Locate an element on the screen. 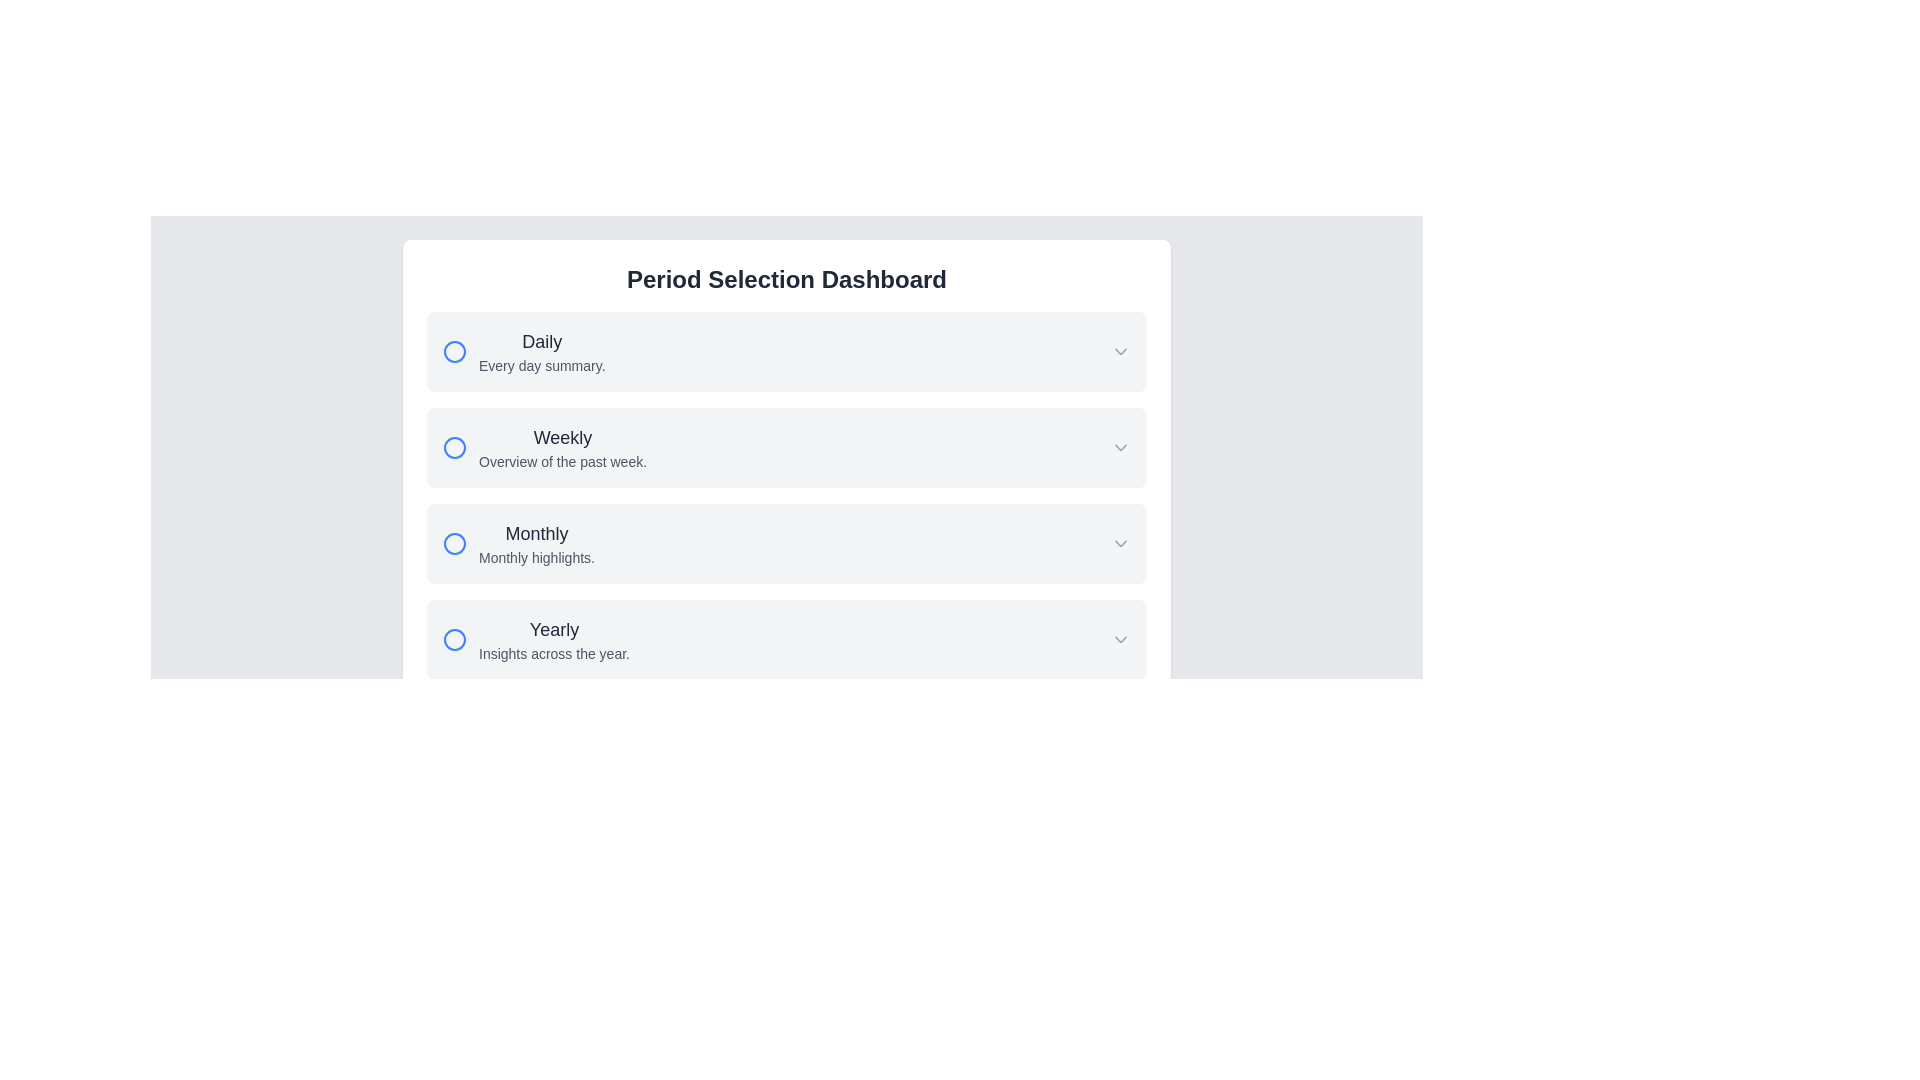 The width and height of the screenshot is (1920, 1080). the circular radio button with a blue border and solid white center adjacent to the 'Monthly' label in the 'Period Selection Dashboard' interface is located at coordinates (454, 543).